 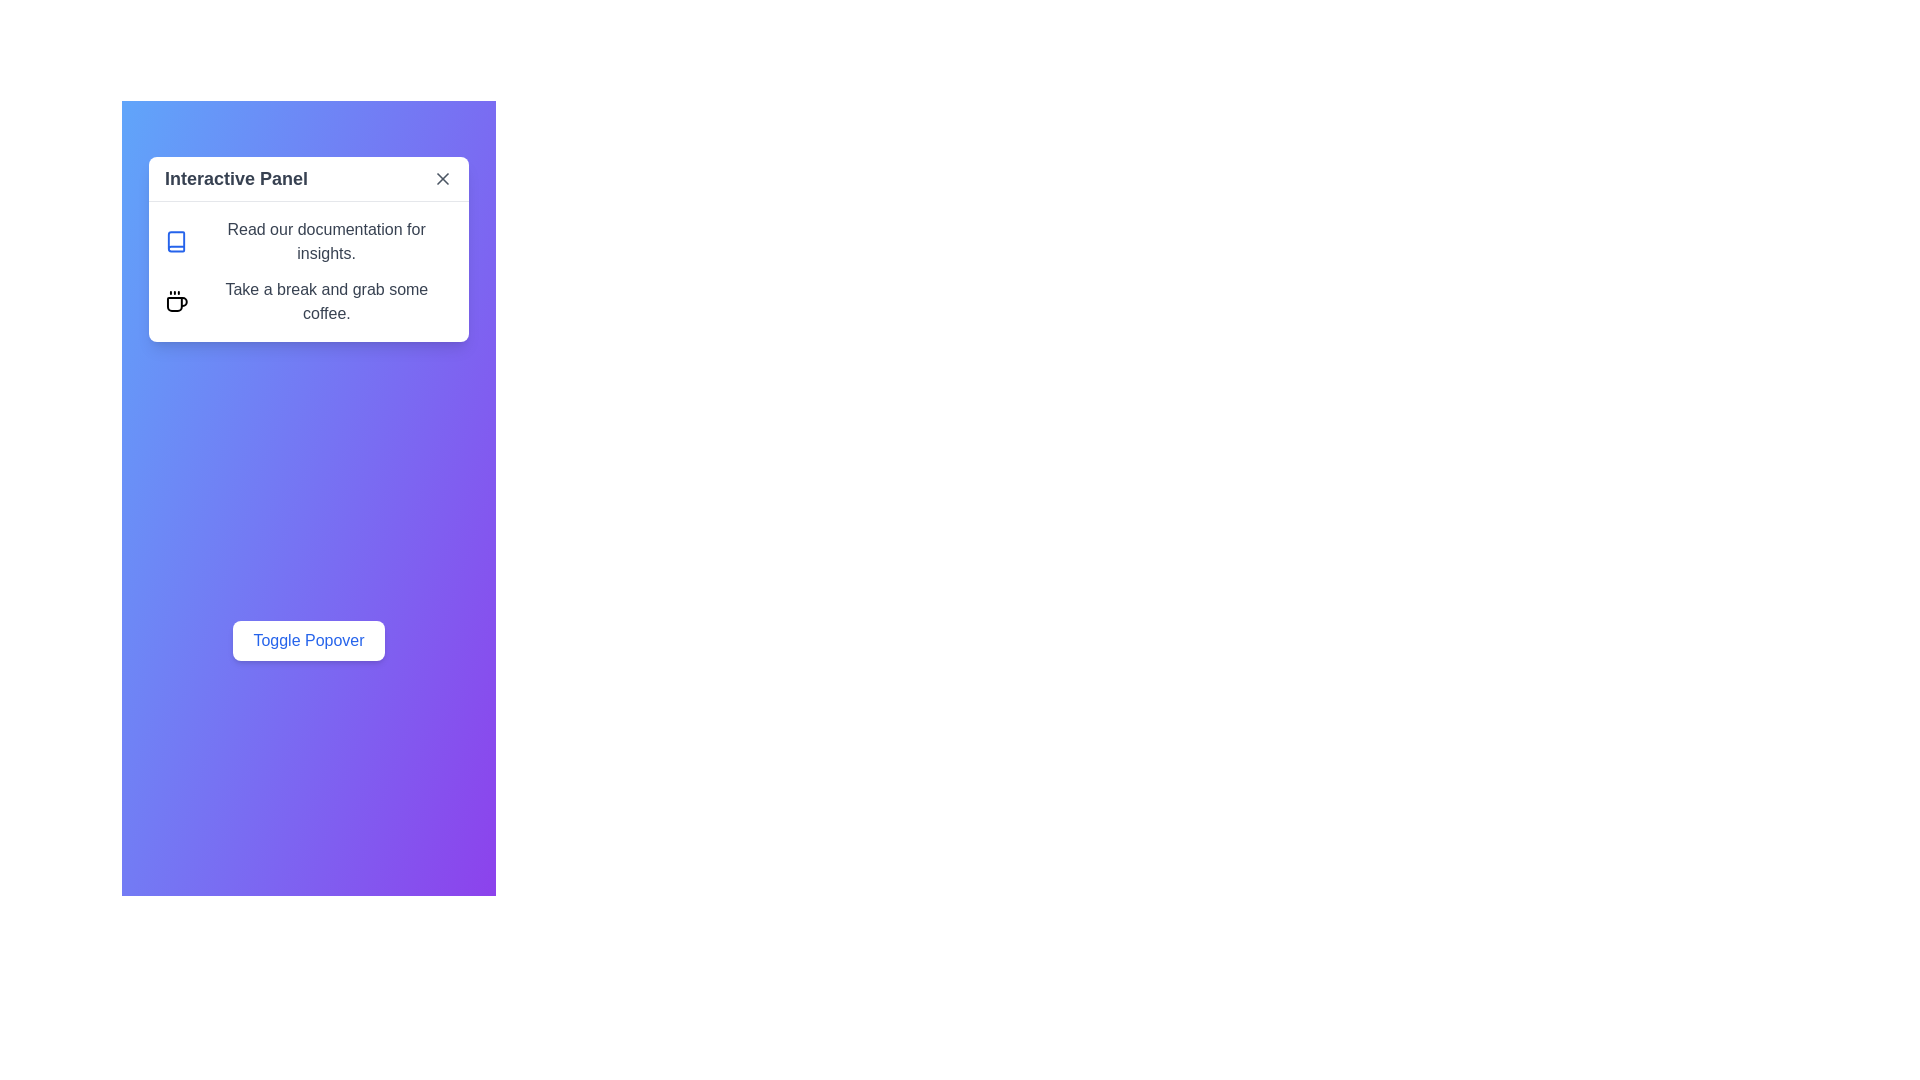 I want to click on the icon representing documentation located in the small information panel to the left of the text 'Read our documentation for insights.', so click(x=176, y=241).